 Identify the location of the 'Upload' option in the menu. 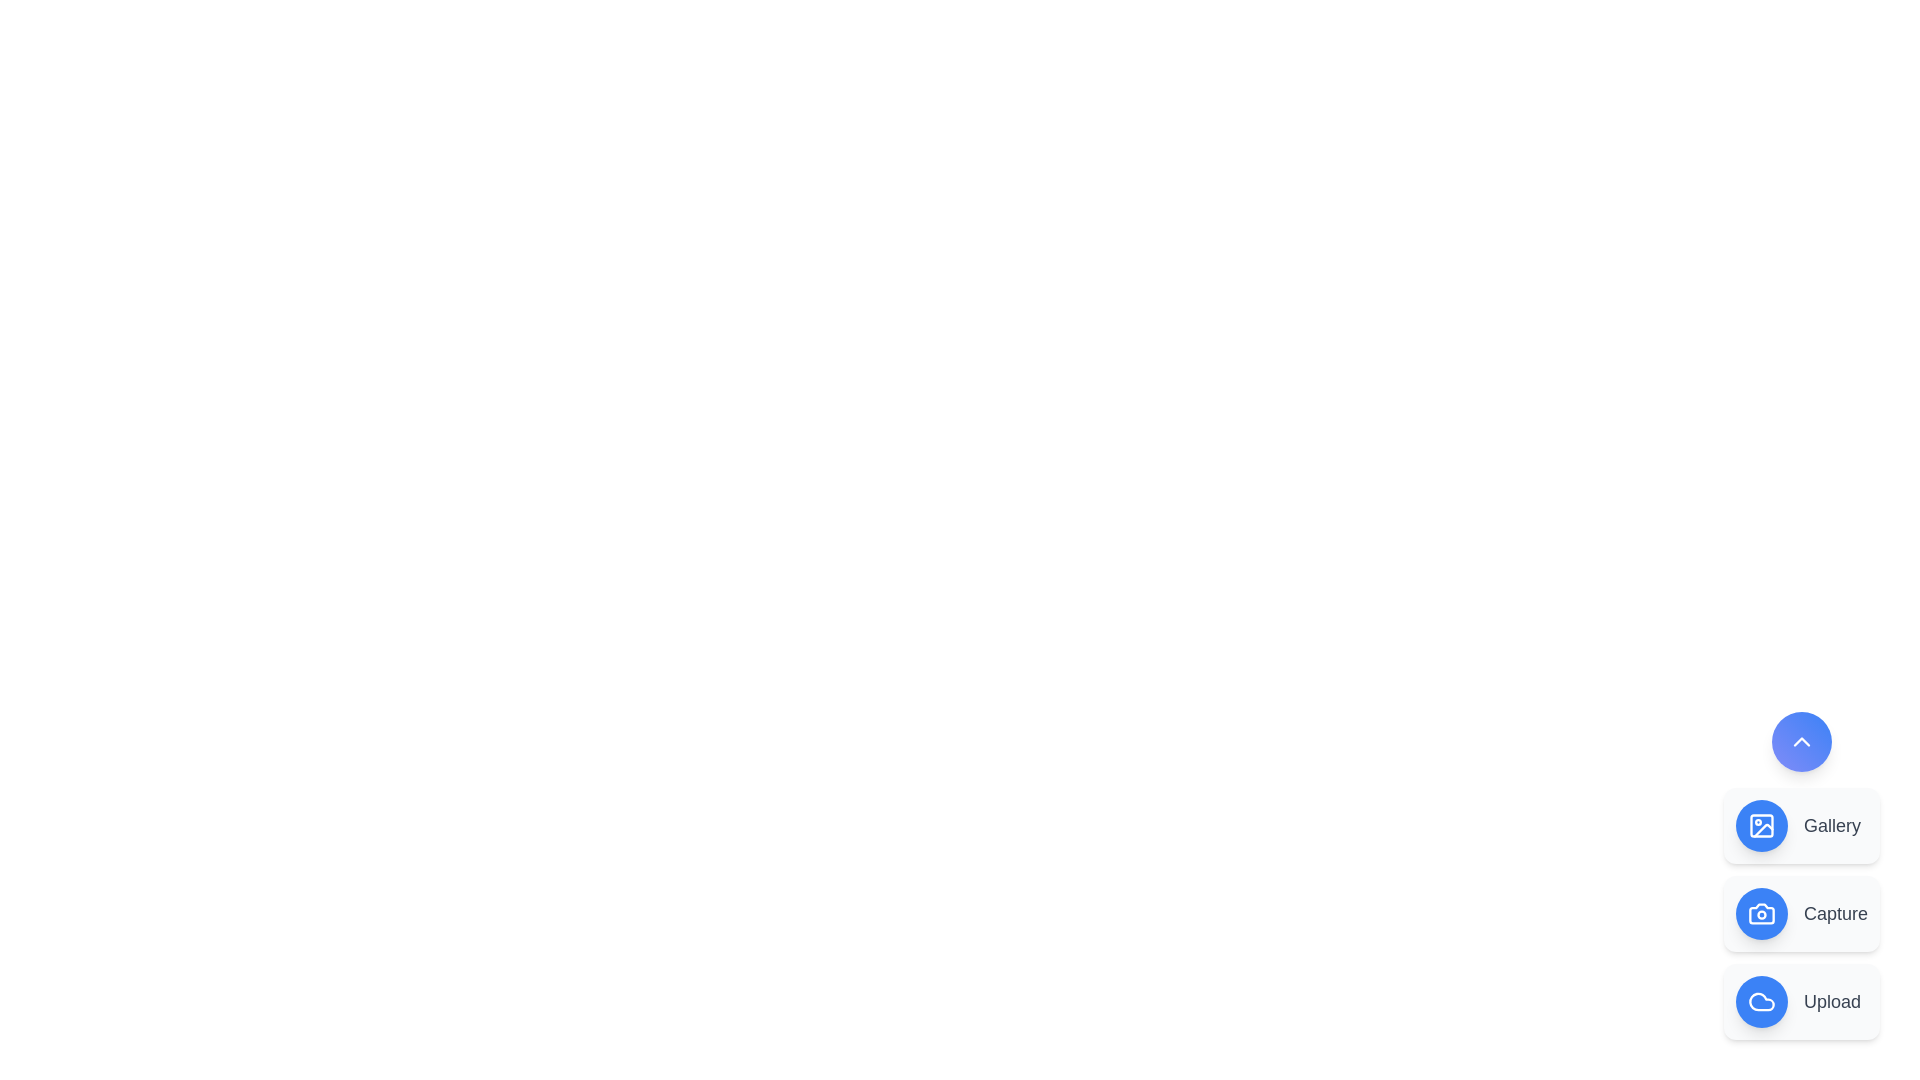
(1801, 1002).